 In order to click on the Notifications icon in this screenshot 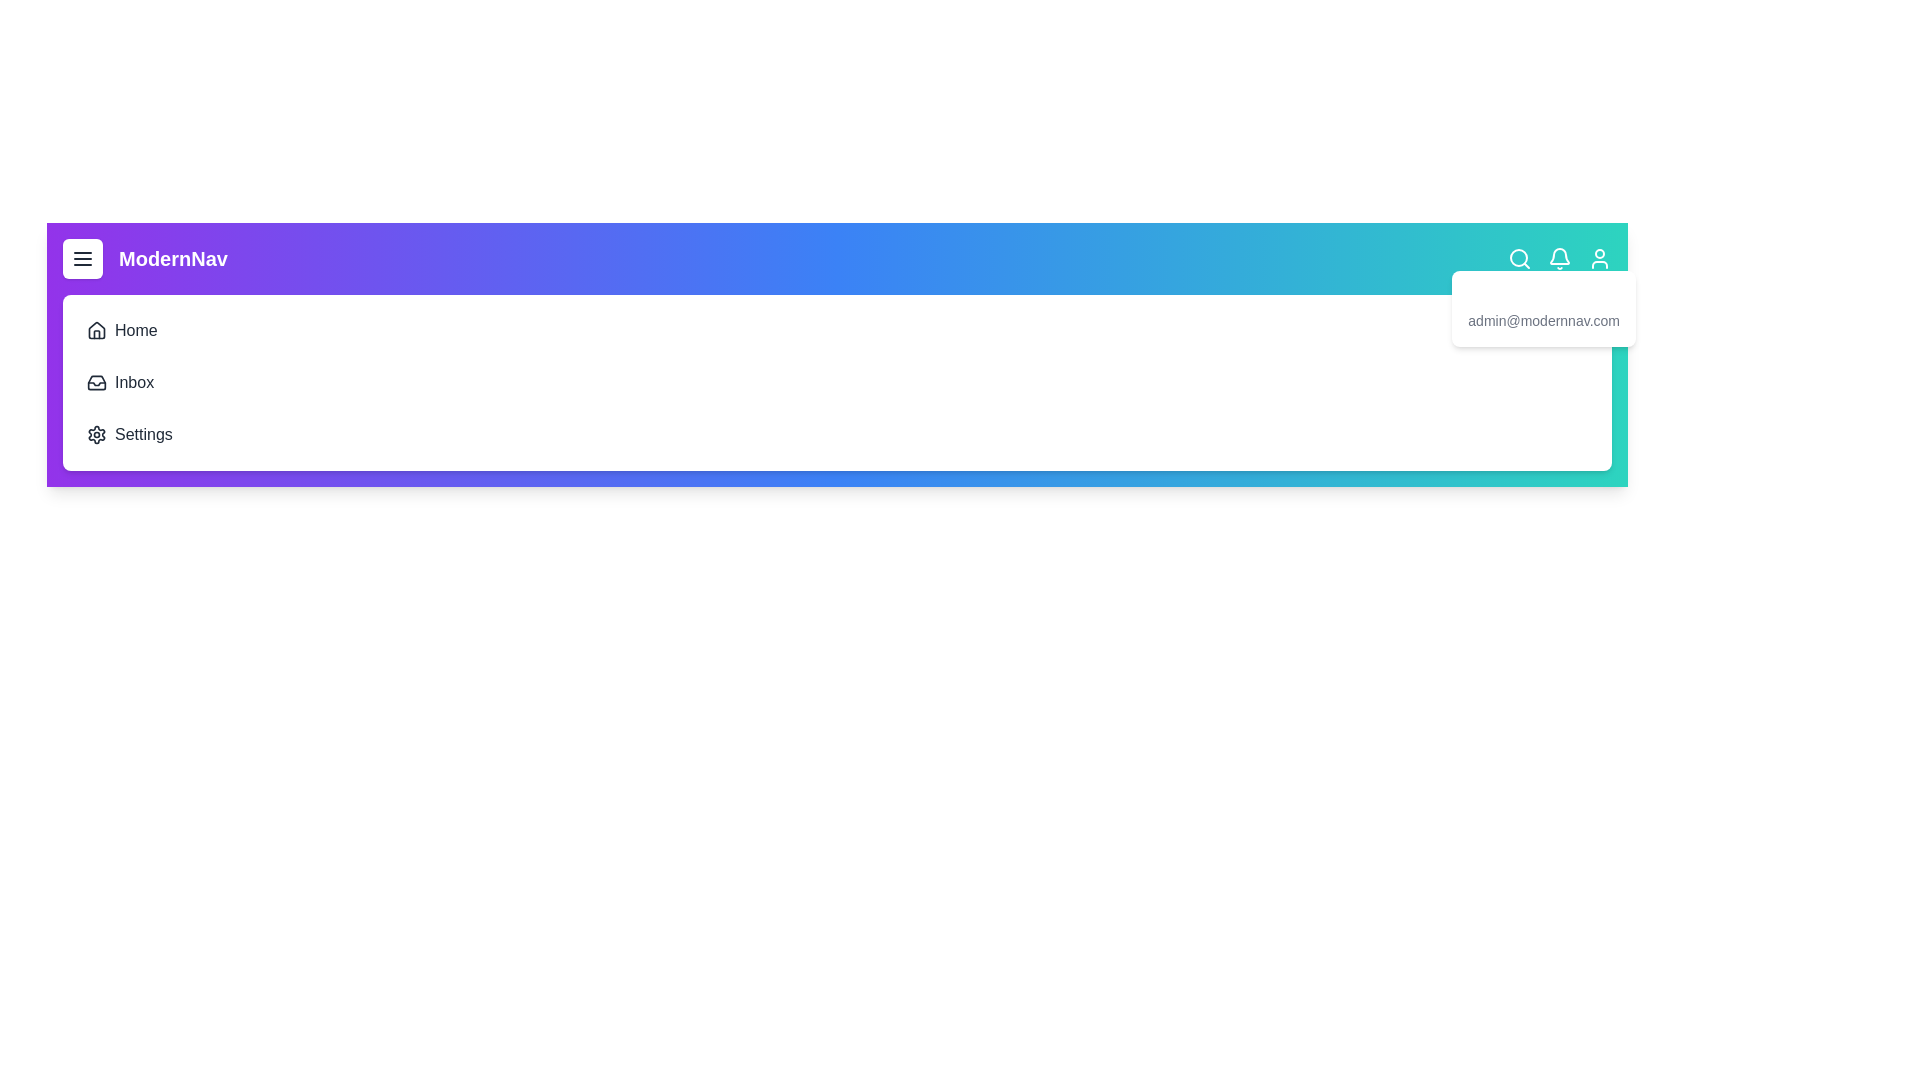, I will do `click(1559, 257)`.